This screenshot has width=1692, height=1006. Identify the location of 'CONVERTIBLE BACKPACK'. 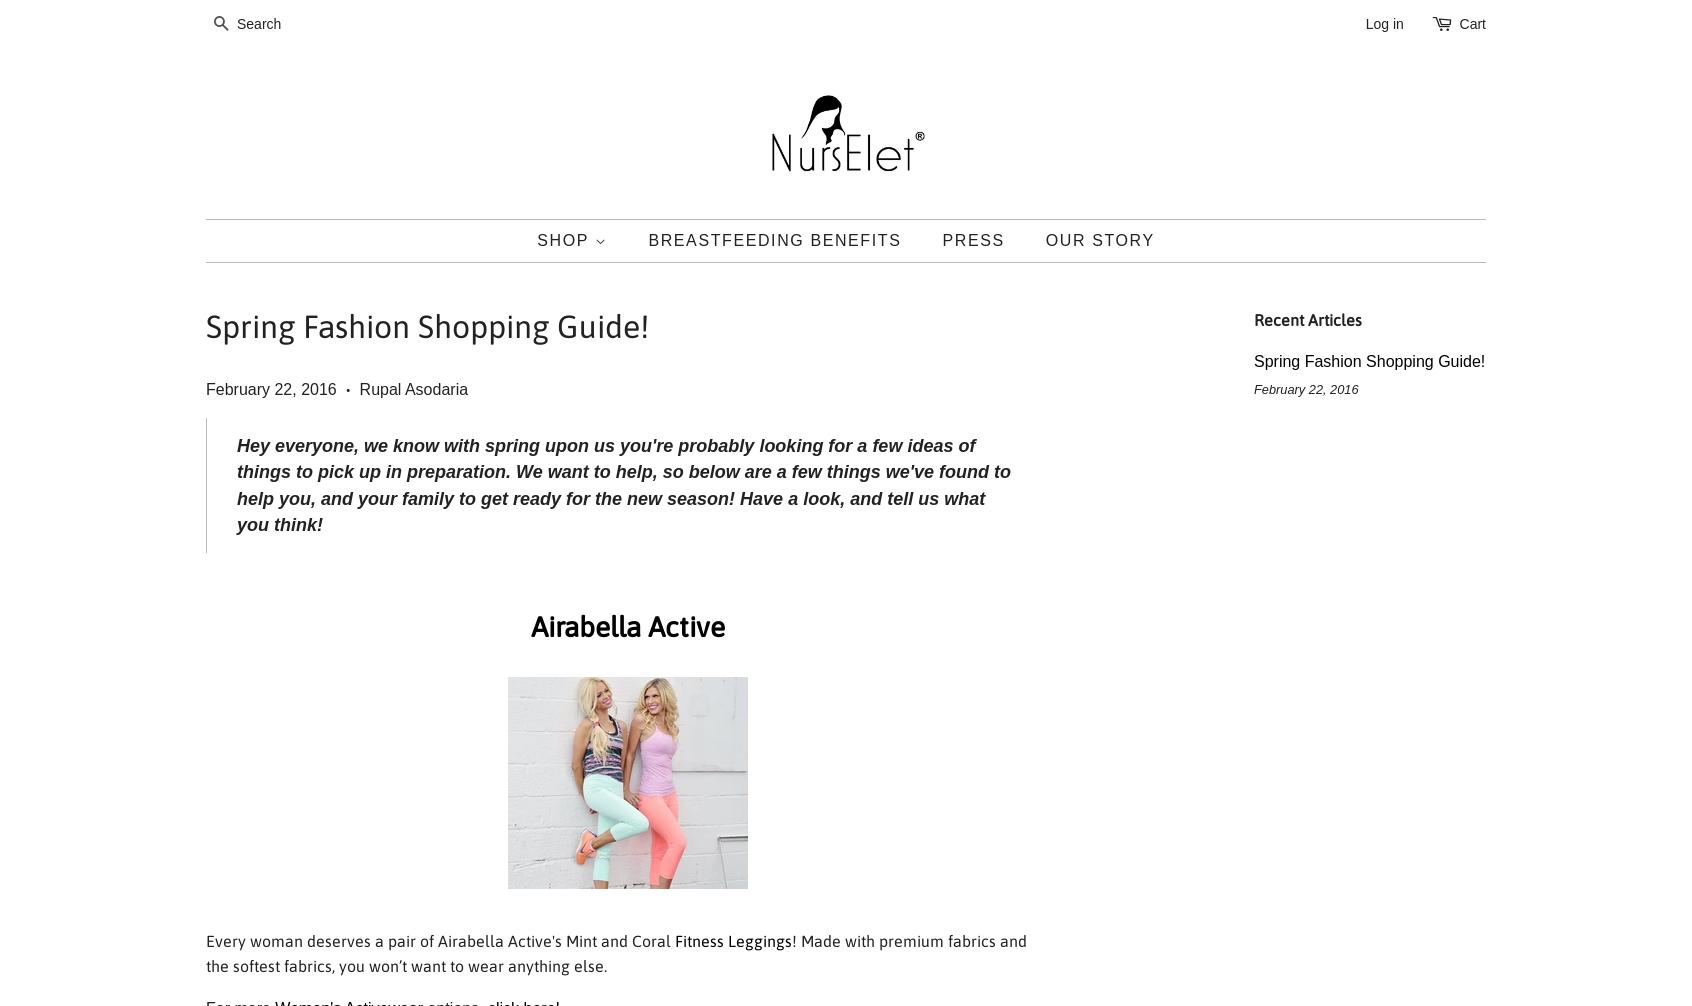
(639, 389).